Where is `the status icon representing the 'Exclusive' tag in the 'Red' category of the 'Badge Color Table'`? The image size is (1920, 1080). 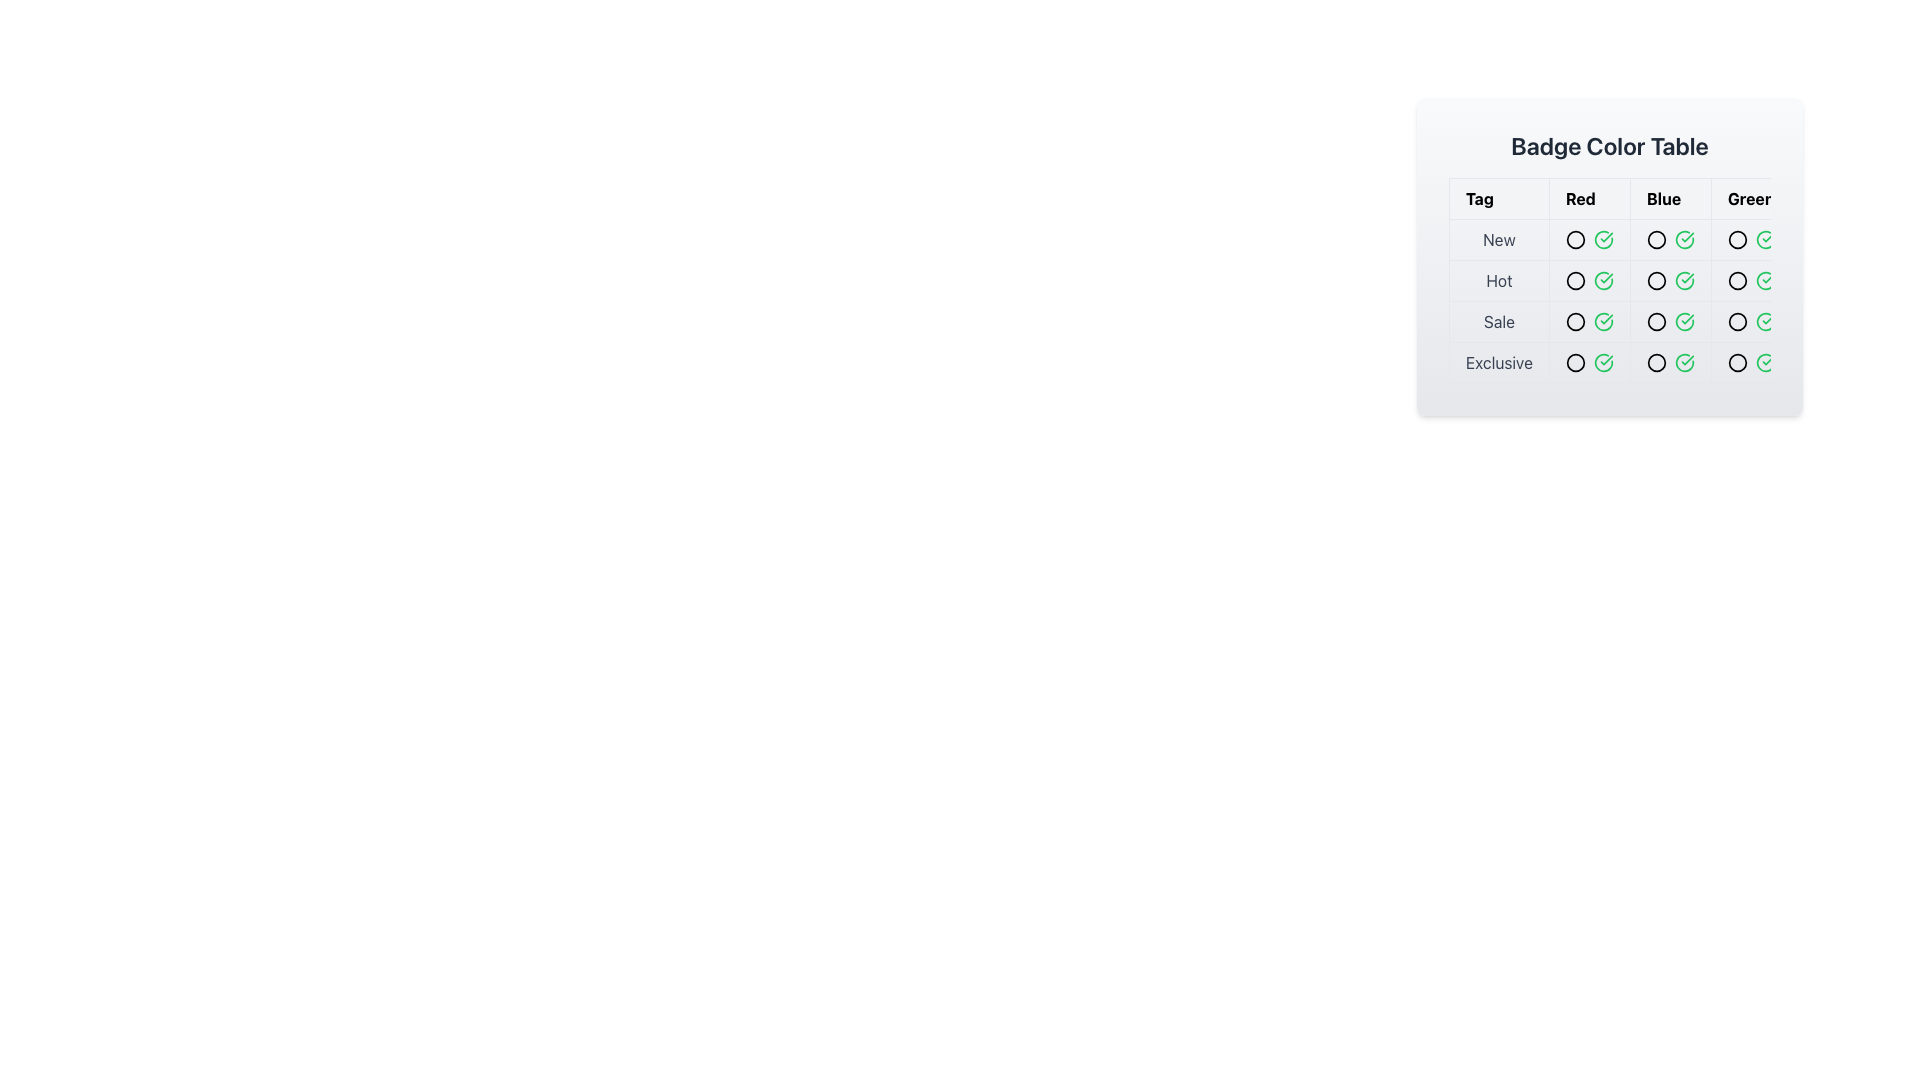
the status icon representing the 'Exclusive' tag in the 'Red' category of the 'Badge Color Table' is located at coordinates (1588, 362).